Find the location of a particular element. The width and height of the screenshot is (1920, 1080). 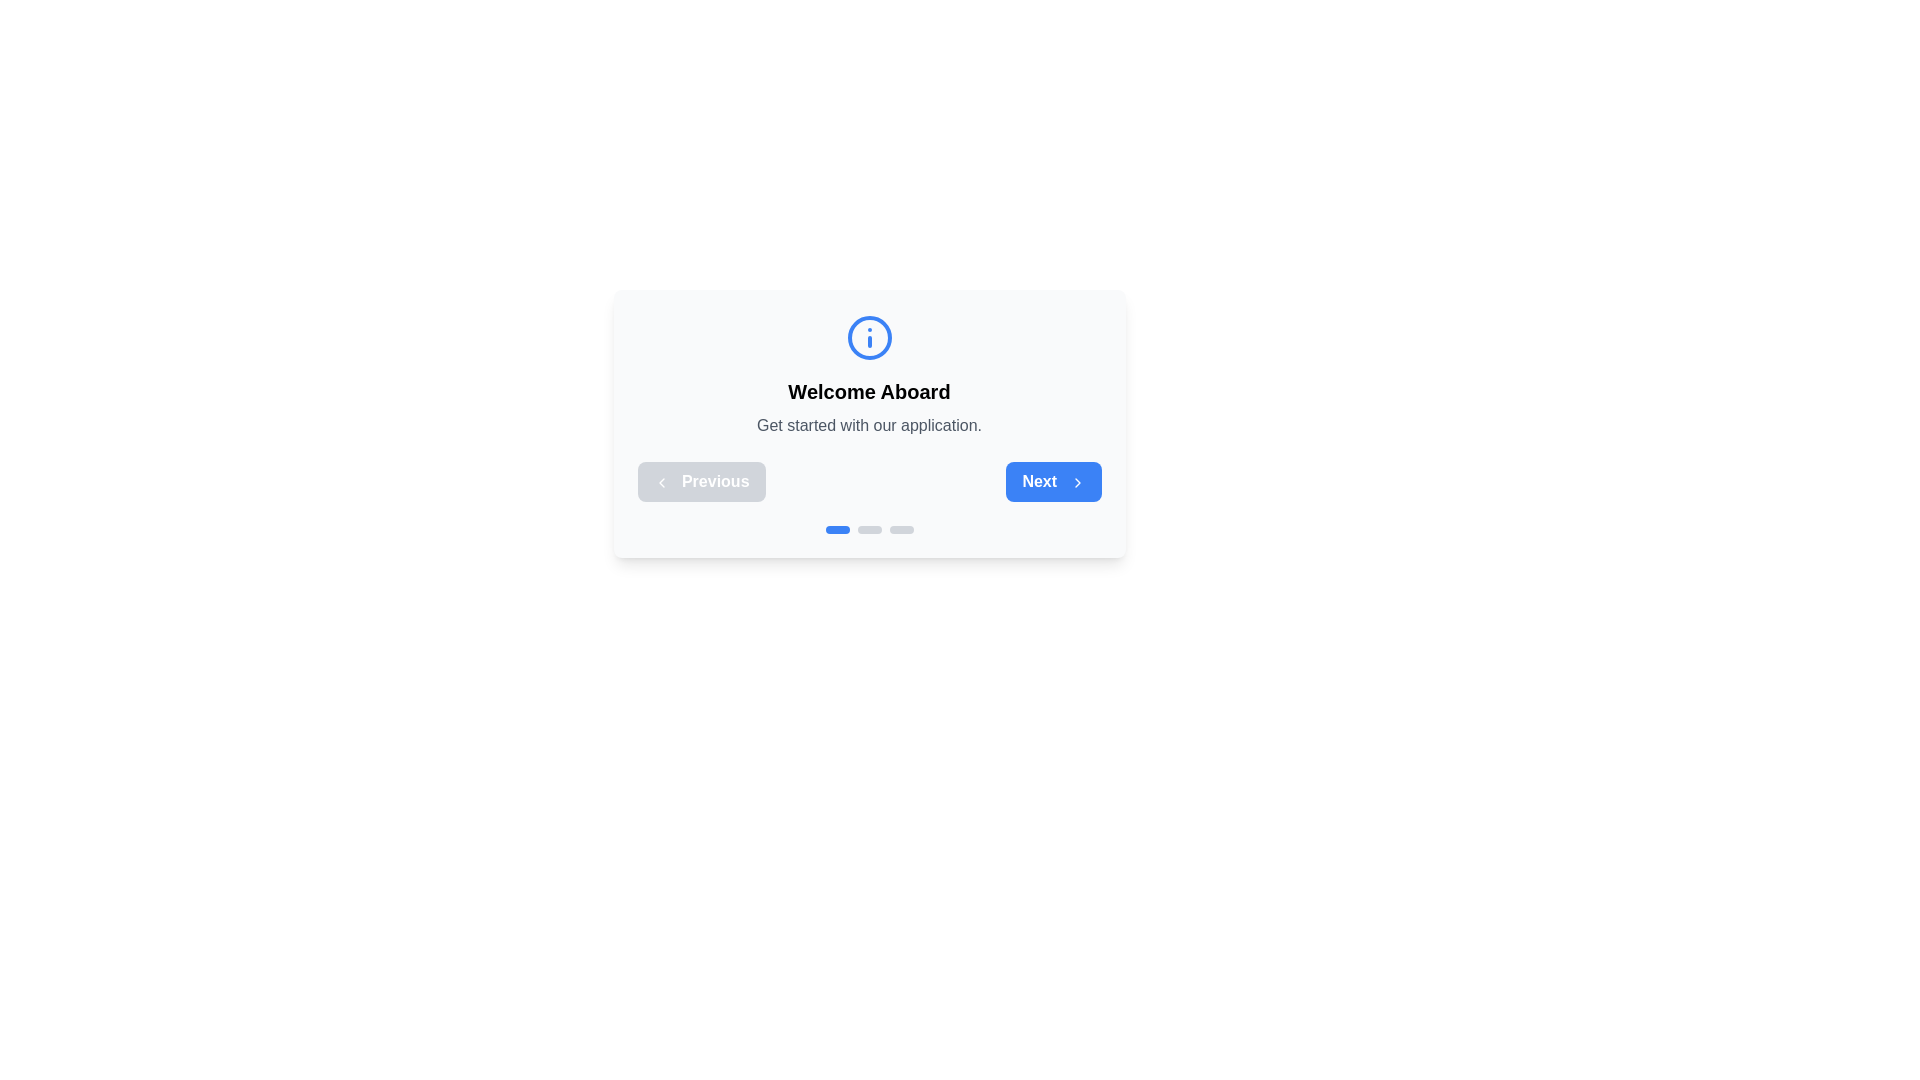

the active state indicator of the first step in the pagination control located below the text 'Get started with our application.' is located at coordinates (837, 528).